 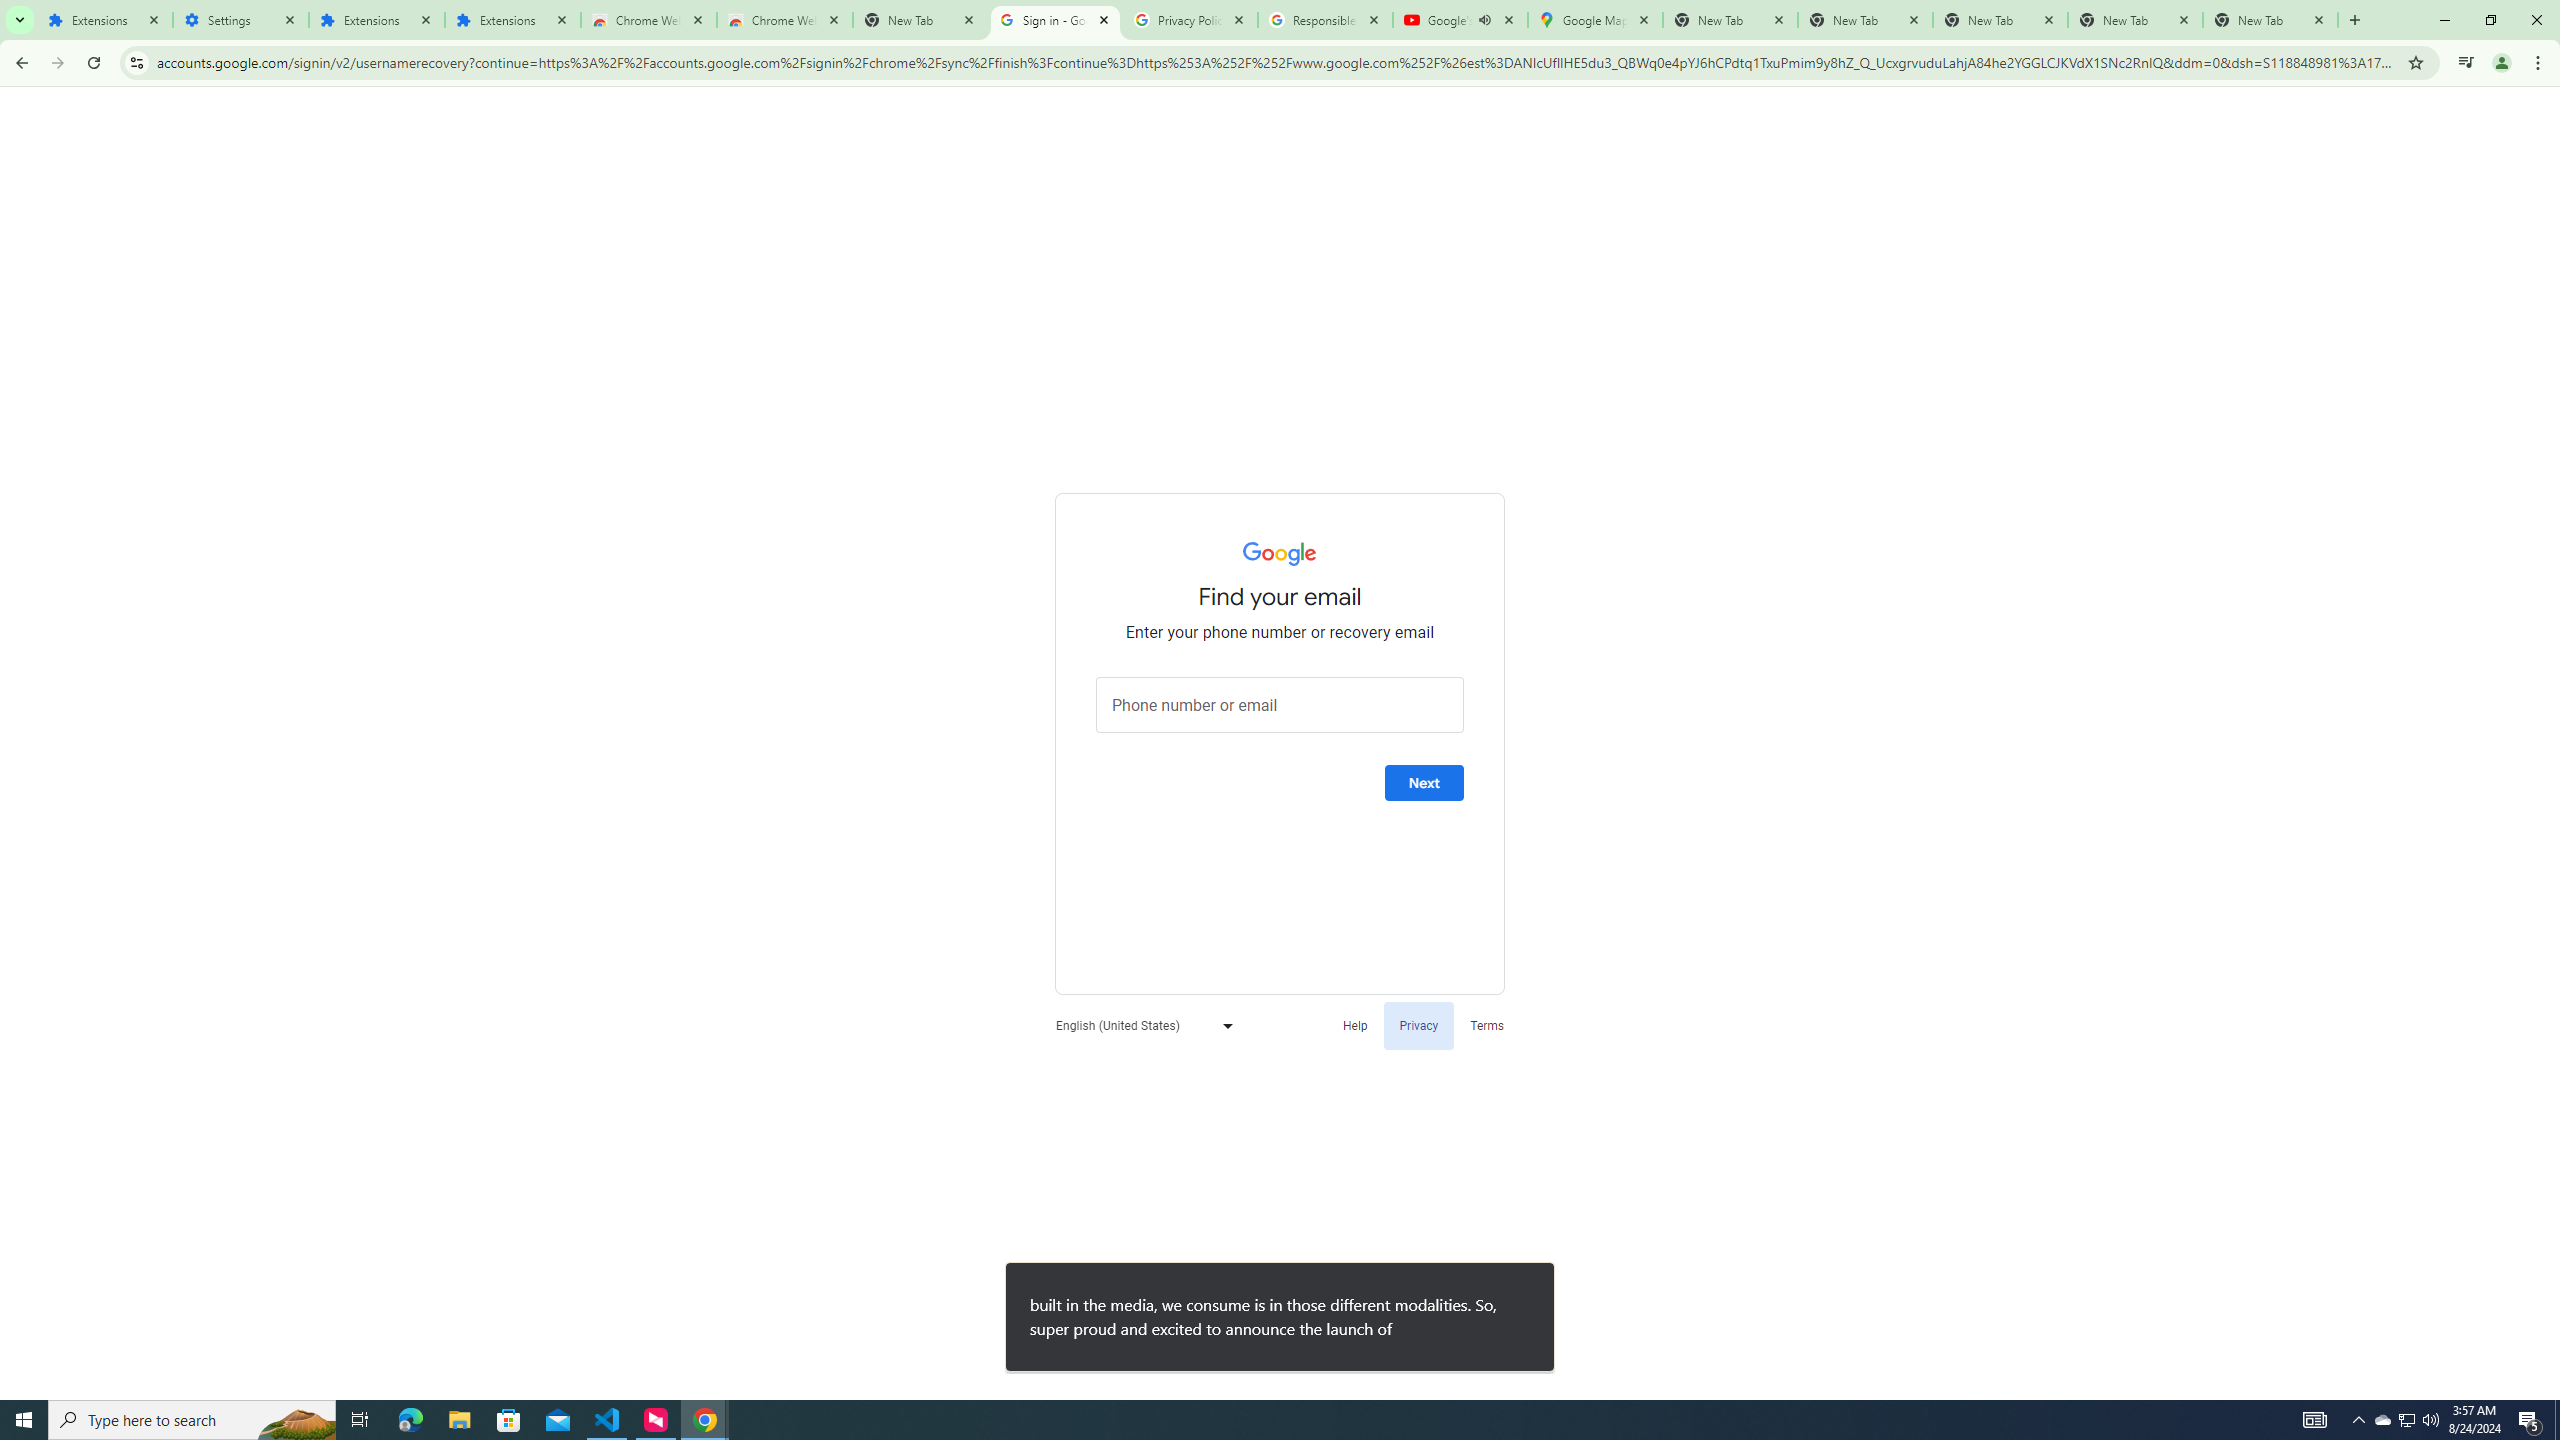 I want to click on 'Chrome Web Store - Themes', so click(x=784, y=19).